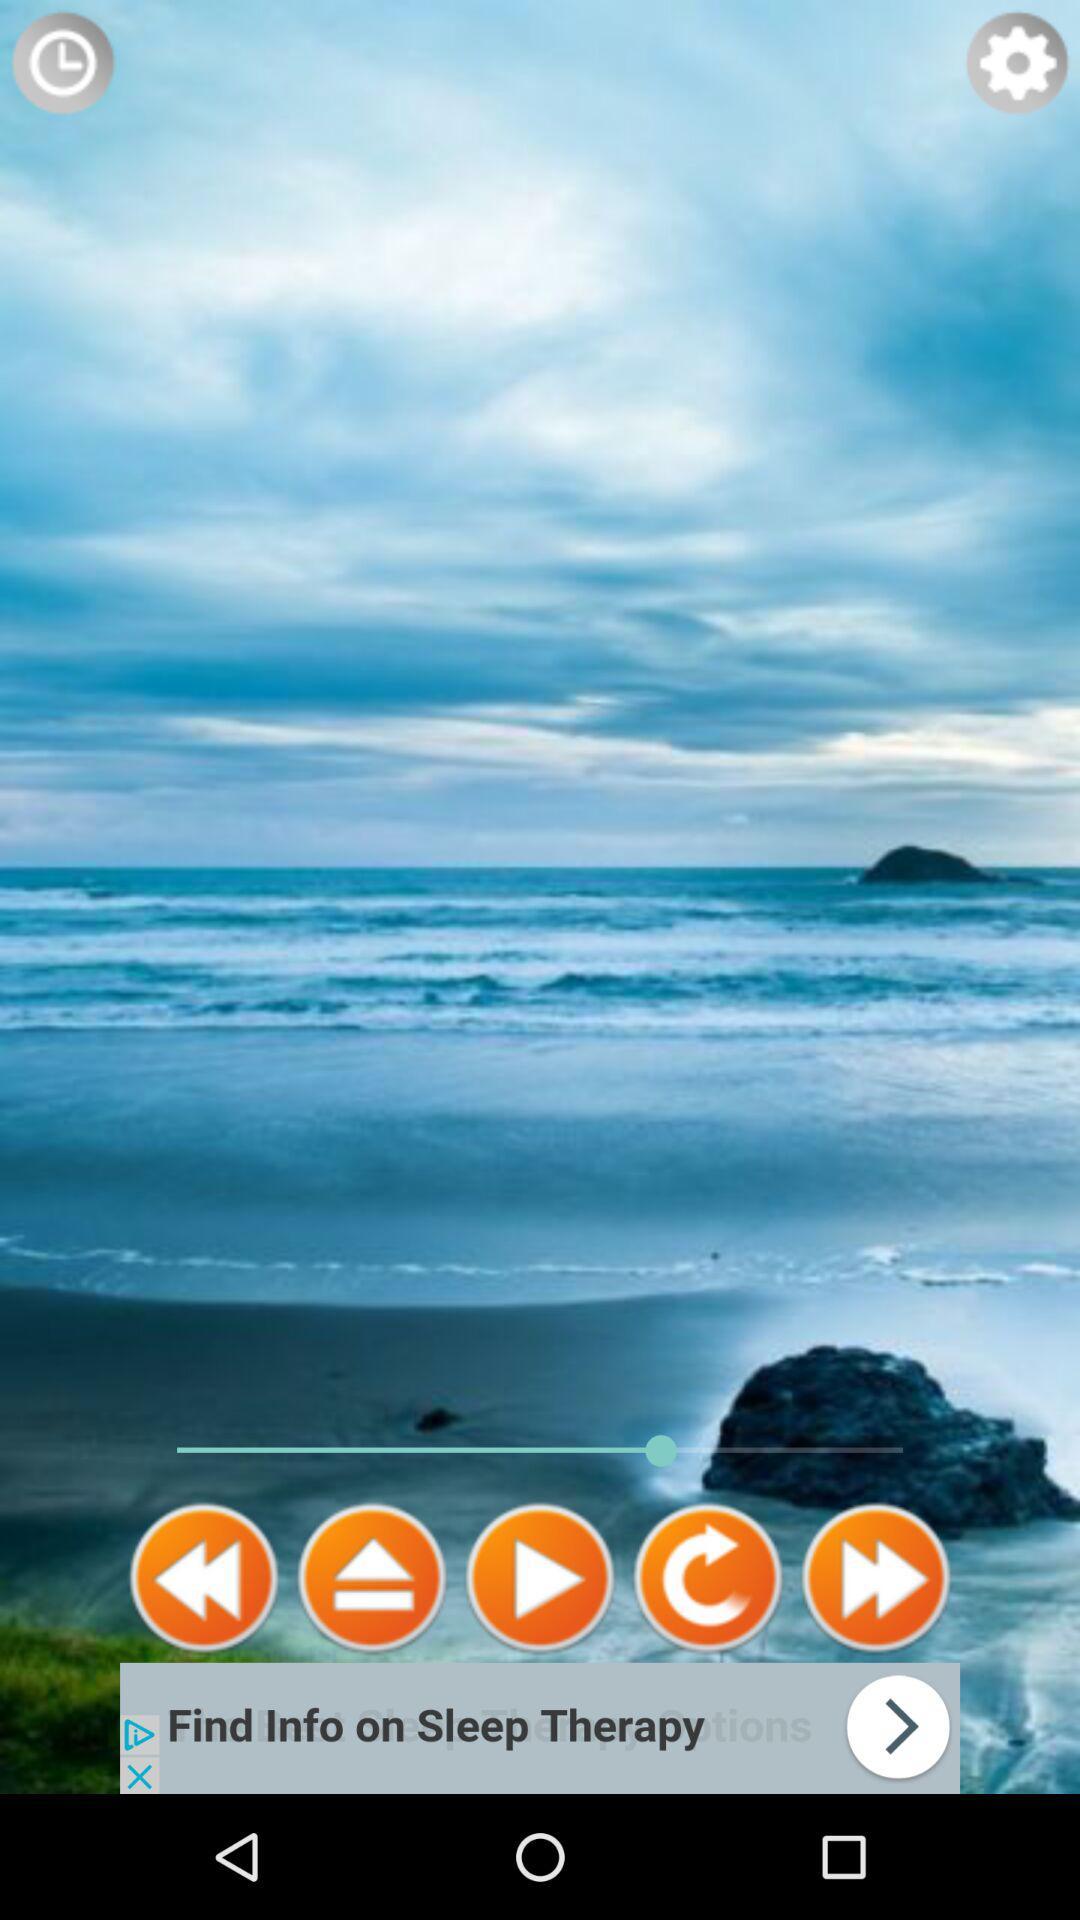  Describe the element at coordinates (707, 1577) in the screenshot. I see `again` at that location.